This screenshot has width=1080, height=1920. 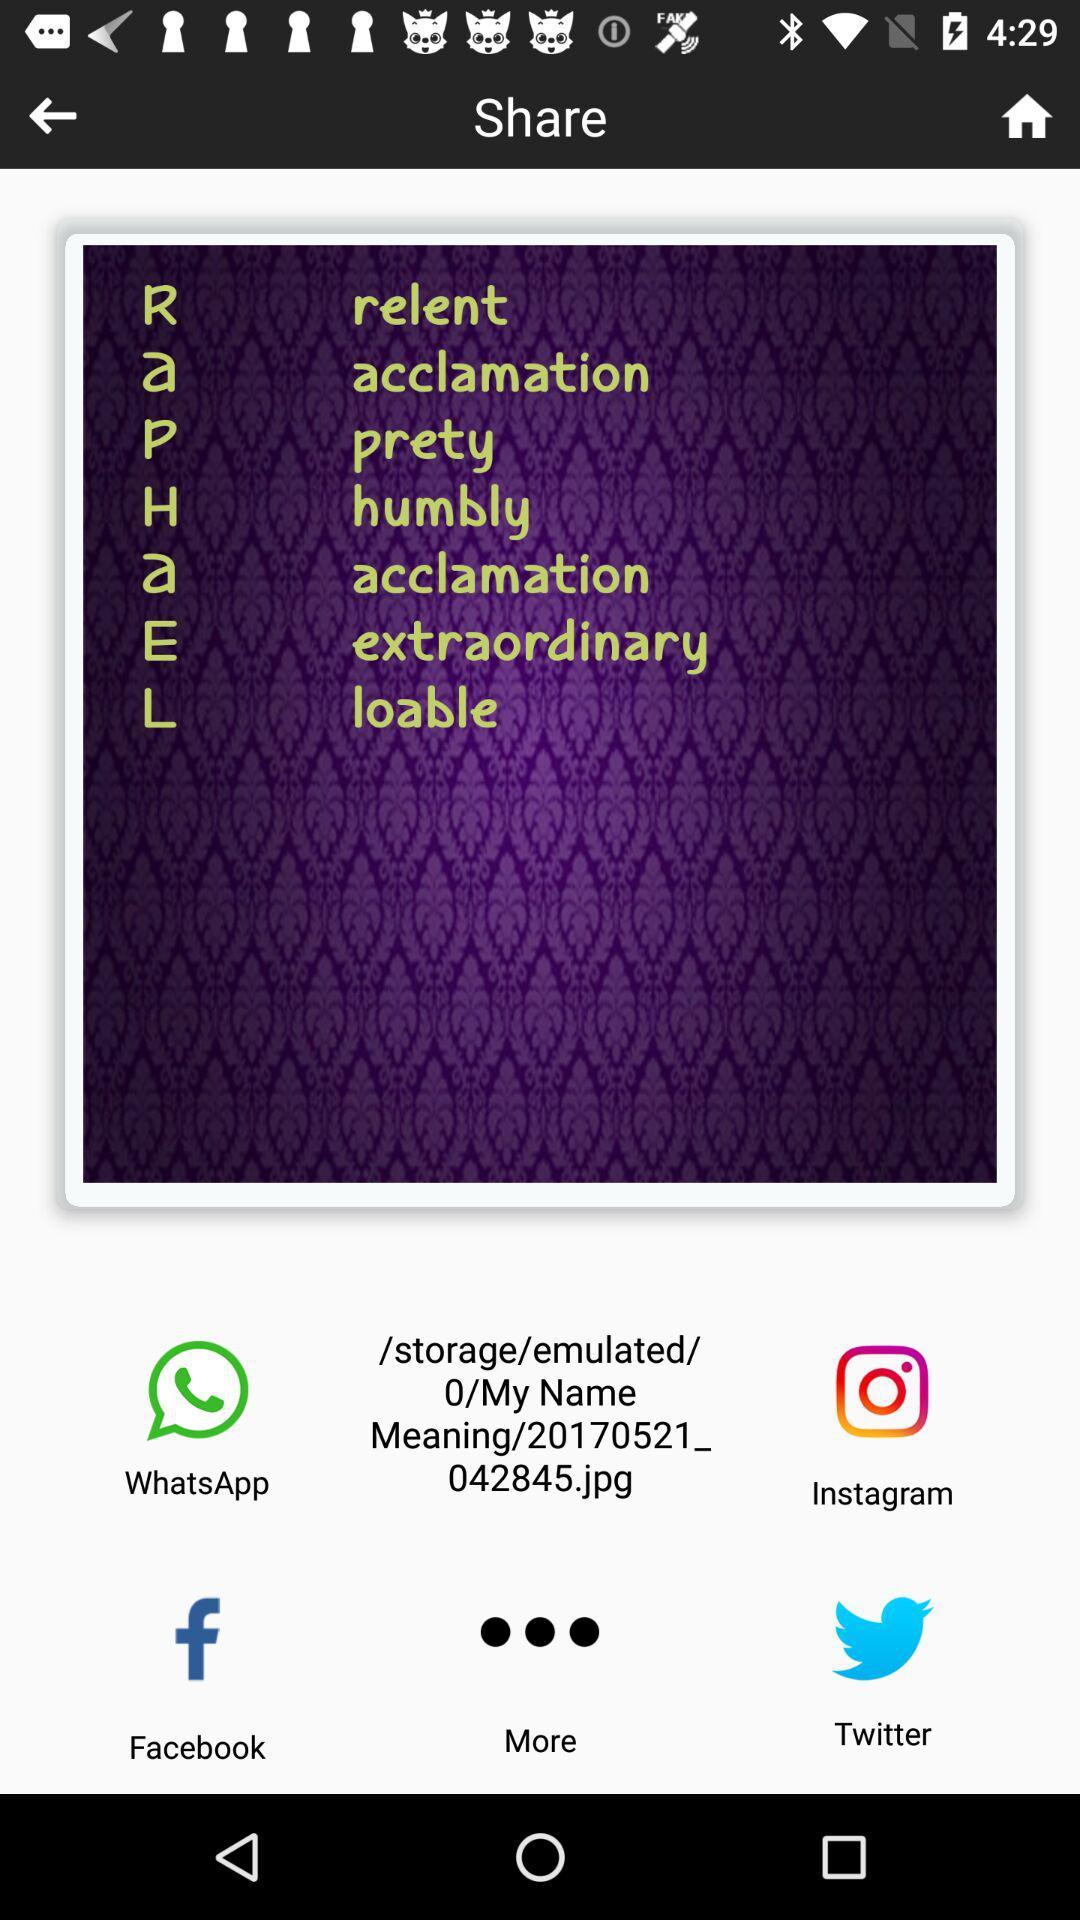 I want to click on the item above the more item, so click(x=540, y=1632).